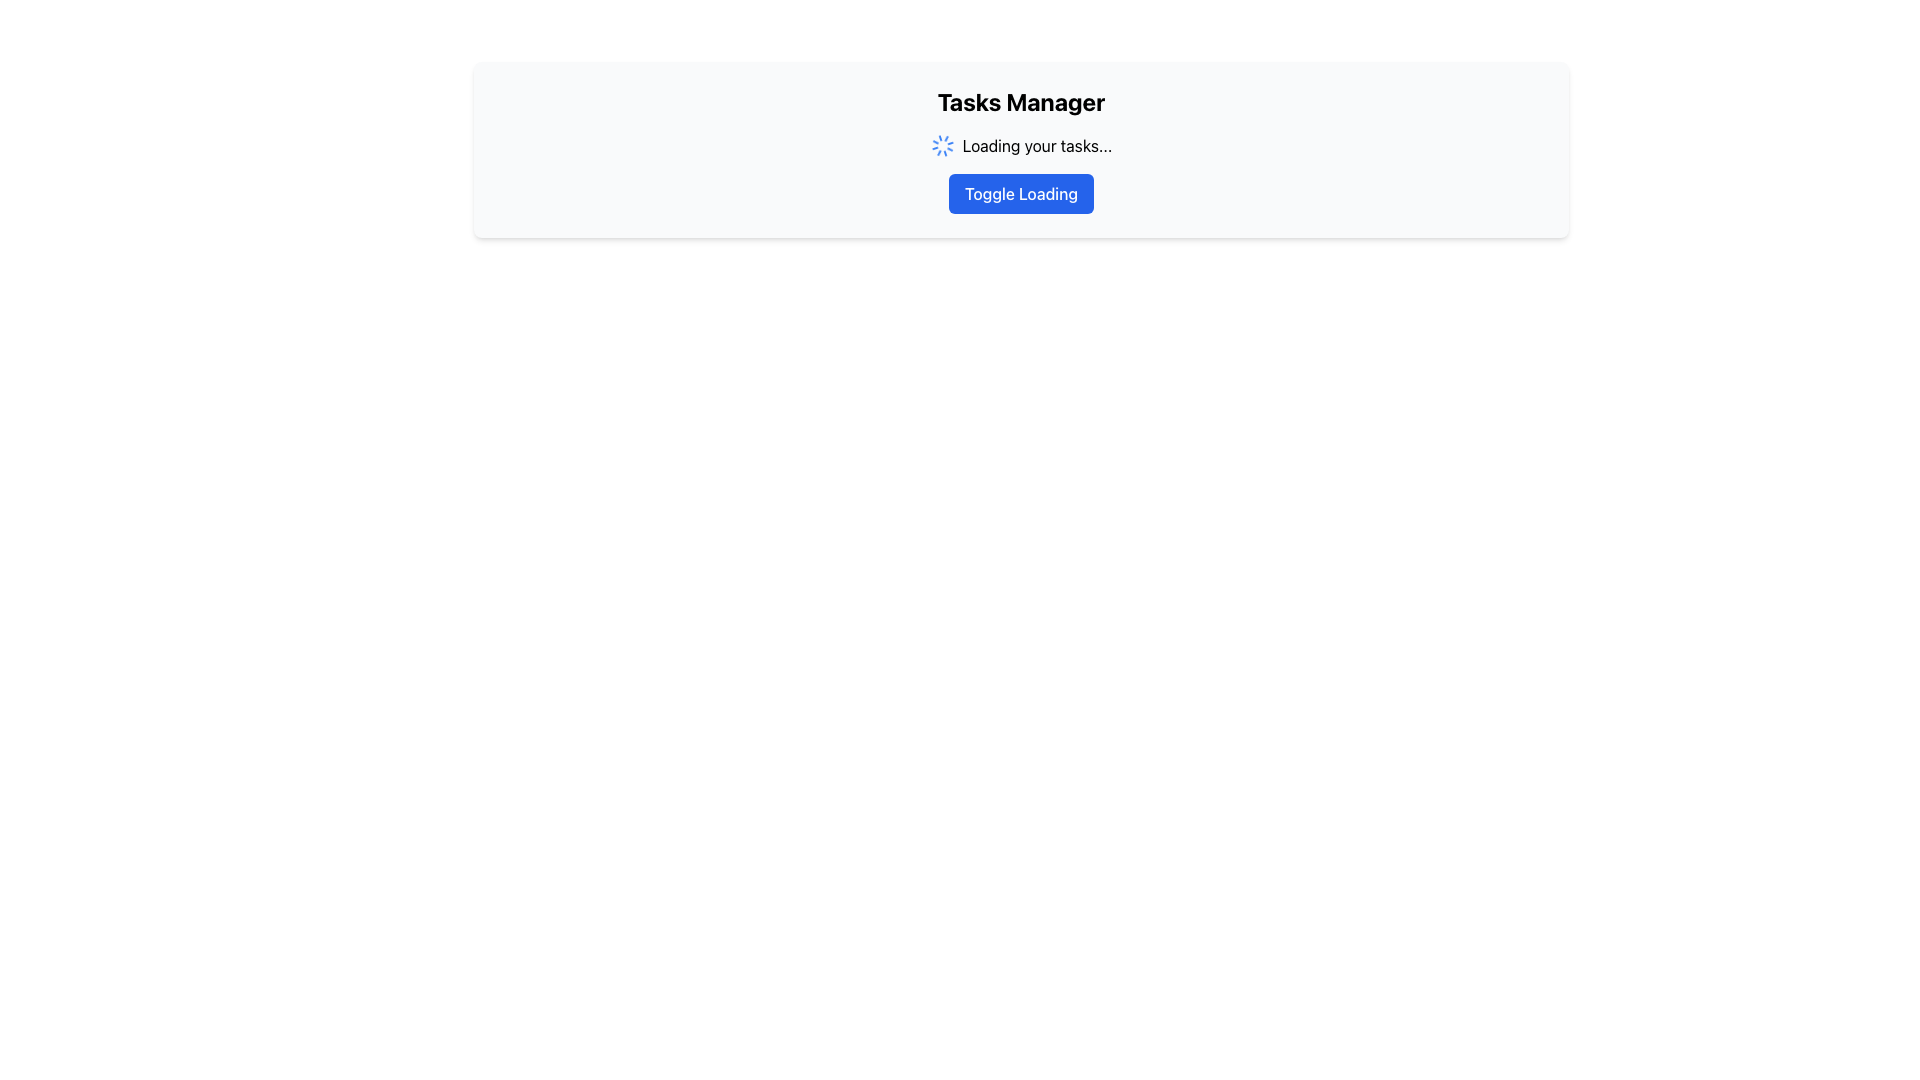 Image resolution: width=1920 pixels, height=1080 pixels. What do you see at coordinates (1037, 145) in the screenshot?
I see `the static text label displaying 'Loading your tasks...' located to the right of the animated spinner icon` at bounding box center [1037, 145].